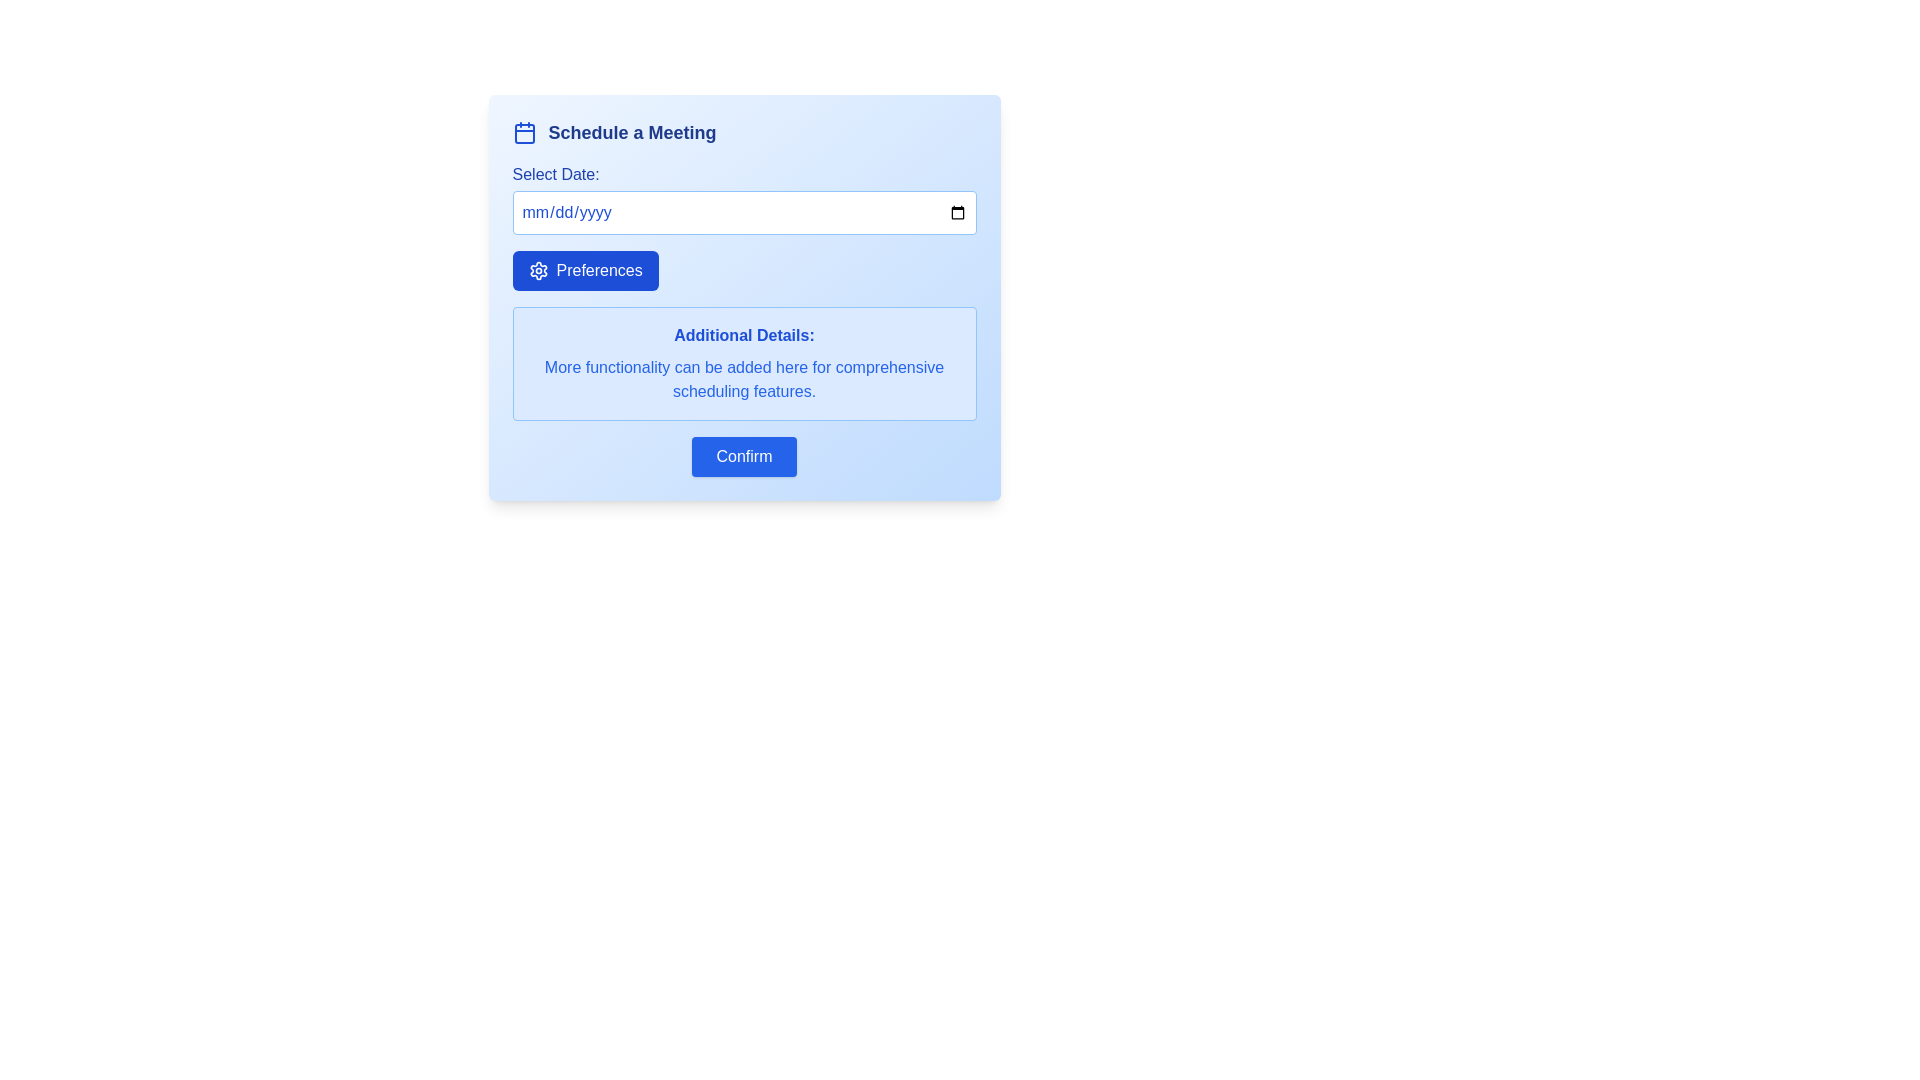  What do you see at coordinates (584, 270) in the screenshot?
I see `the settings button located in the central section of the popup interface, positioned beneath the date selection field and above the additional details section` at bounding box center [584, 270].